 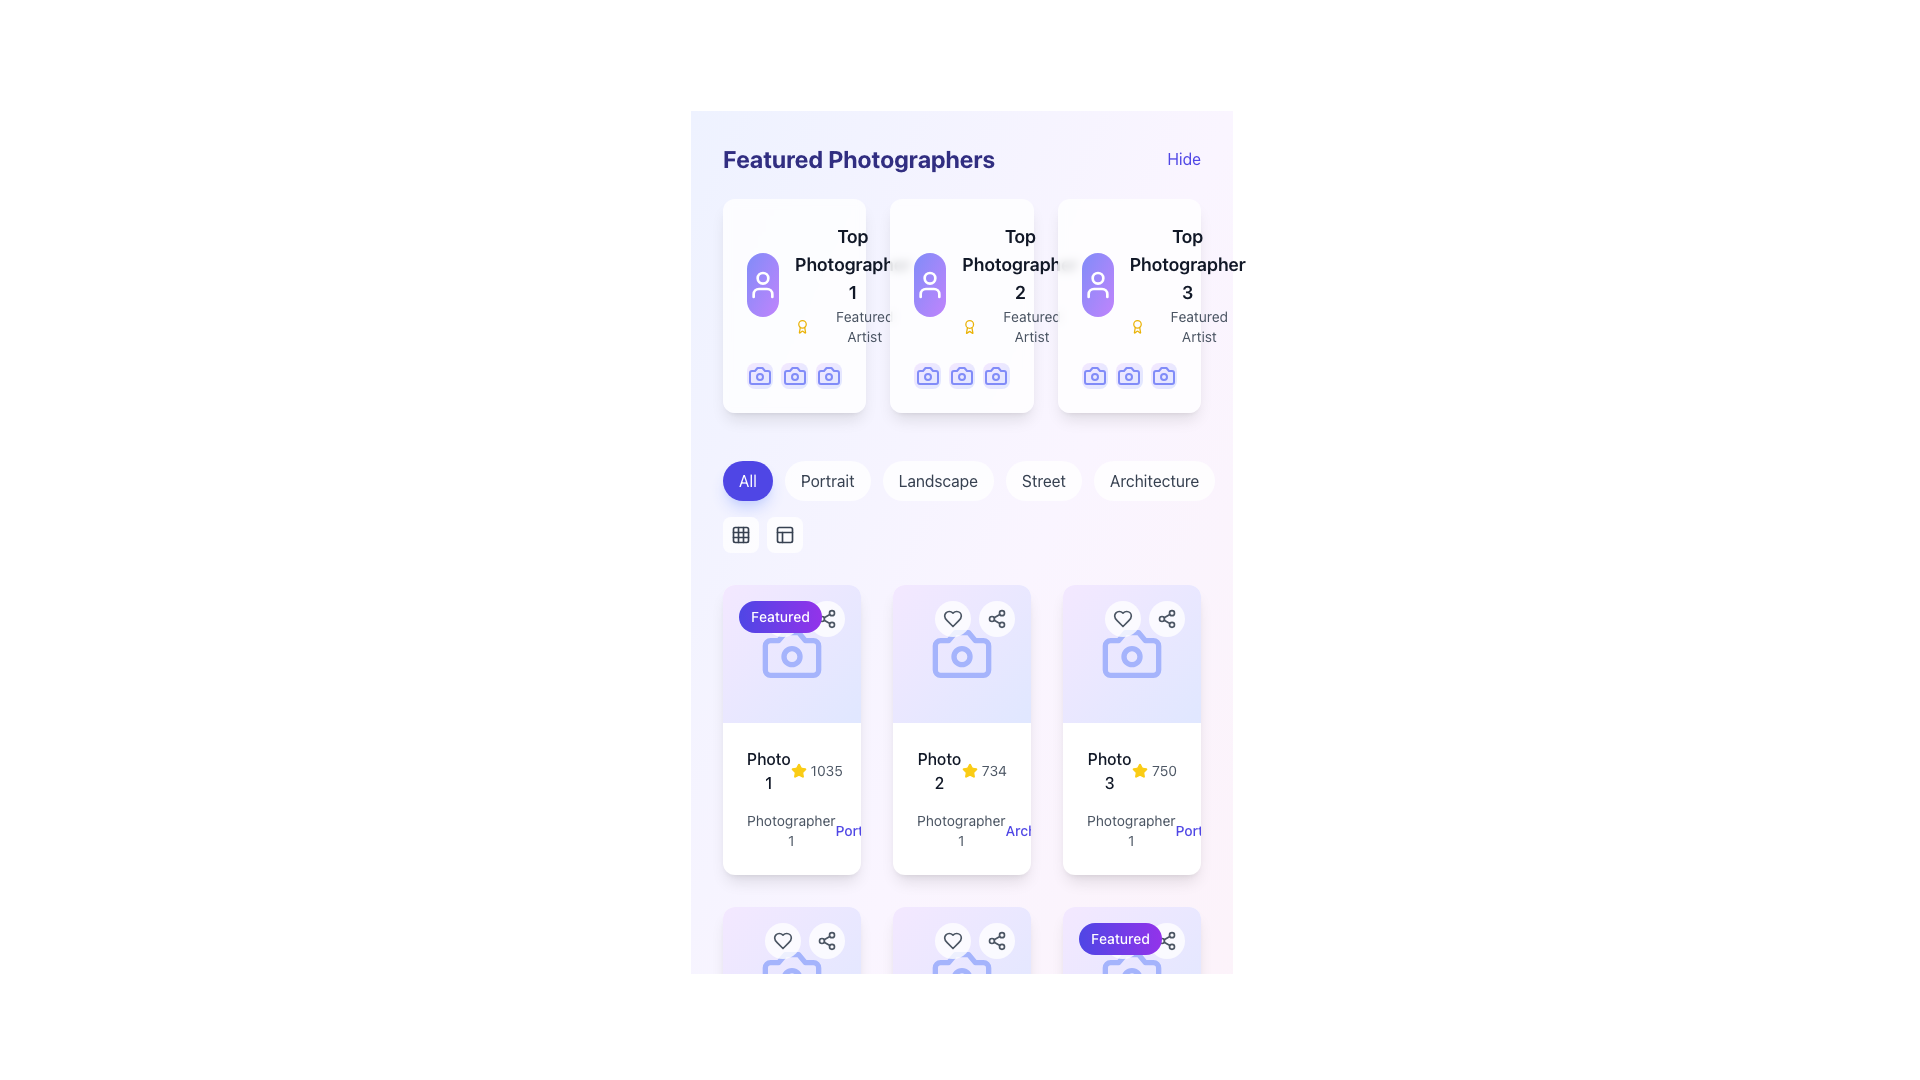 What do you see at coordinates (747, 481) in the screenshot?
I see `the first button in the set of five buttons below the 'Featured Photographers' section` at bounding box center [747, 481].